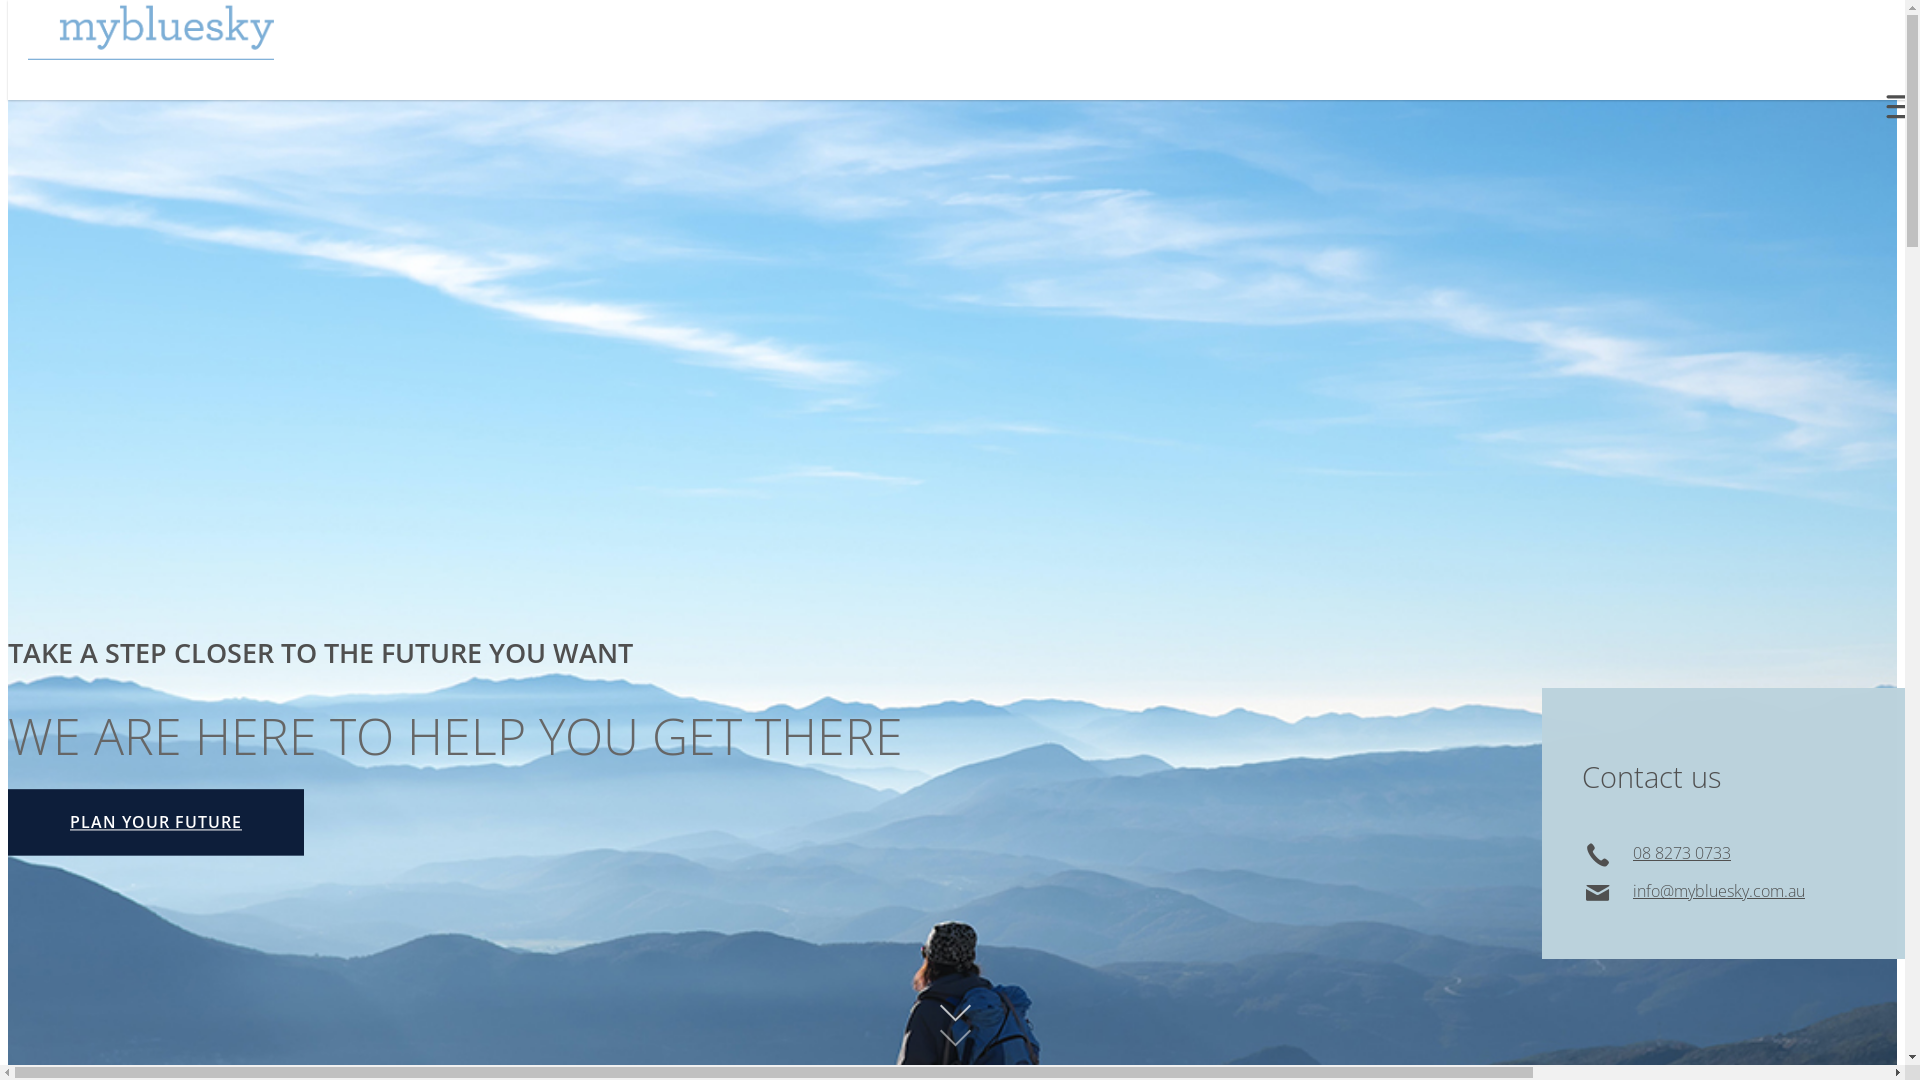  Describe the element at coordinates (1632, 890) in the screenshot. I see `'info@mybluesky.com.au'` at that location.